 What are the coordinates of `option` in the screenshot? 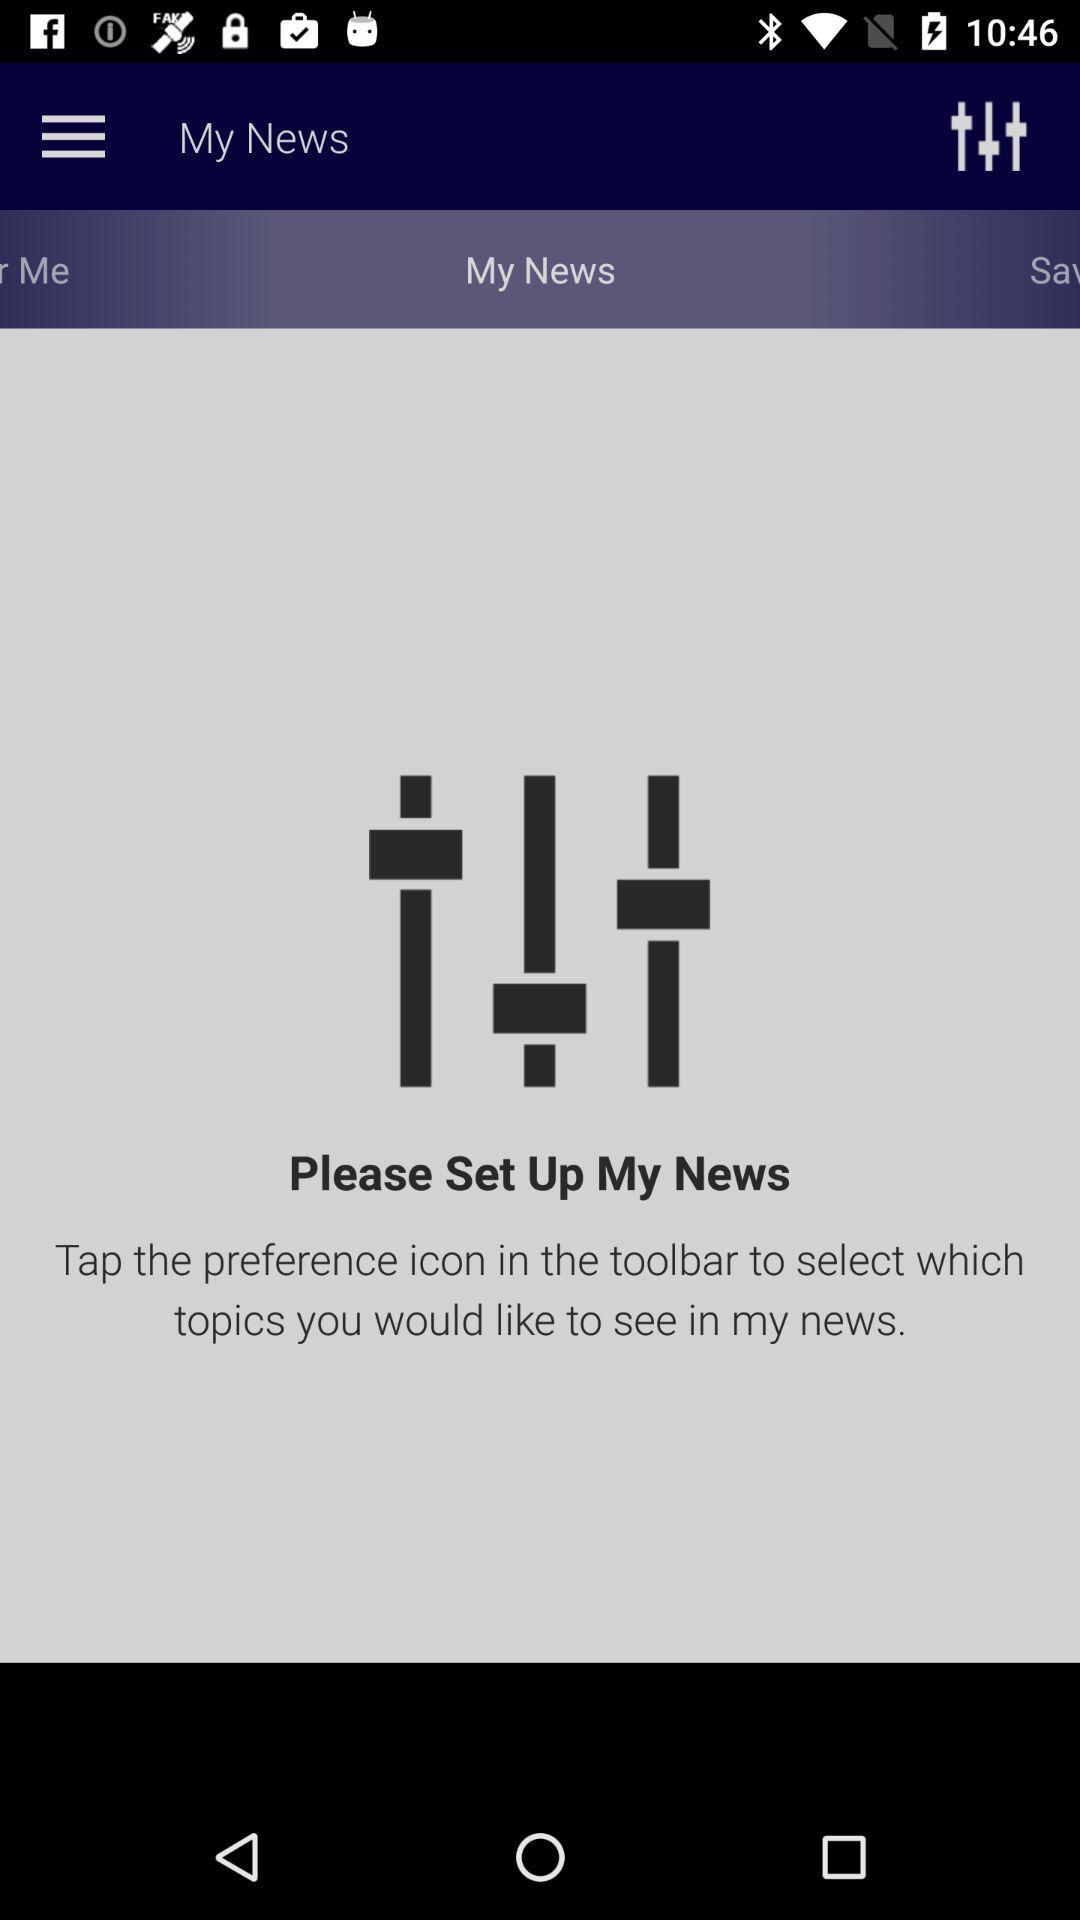 It's located at (72, 135).